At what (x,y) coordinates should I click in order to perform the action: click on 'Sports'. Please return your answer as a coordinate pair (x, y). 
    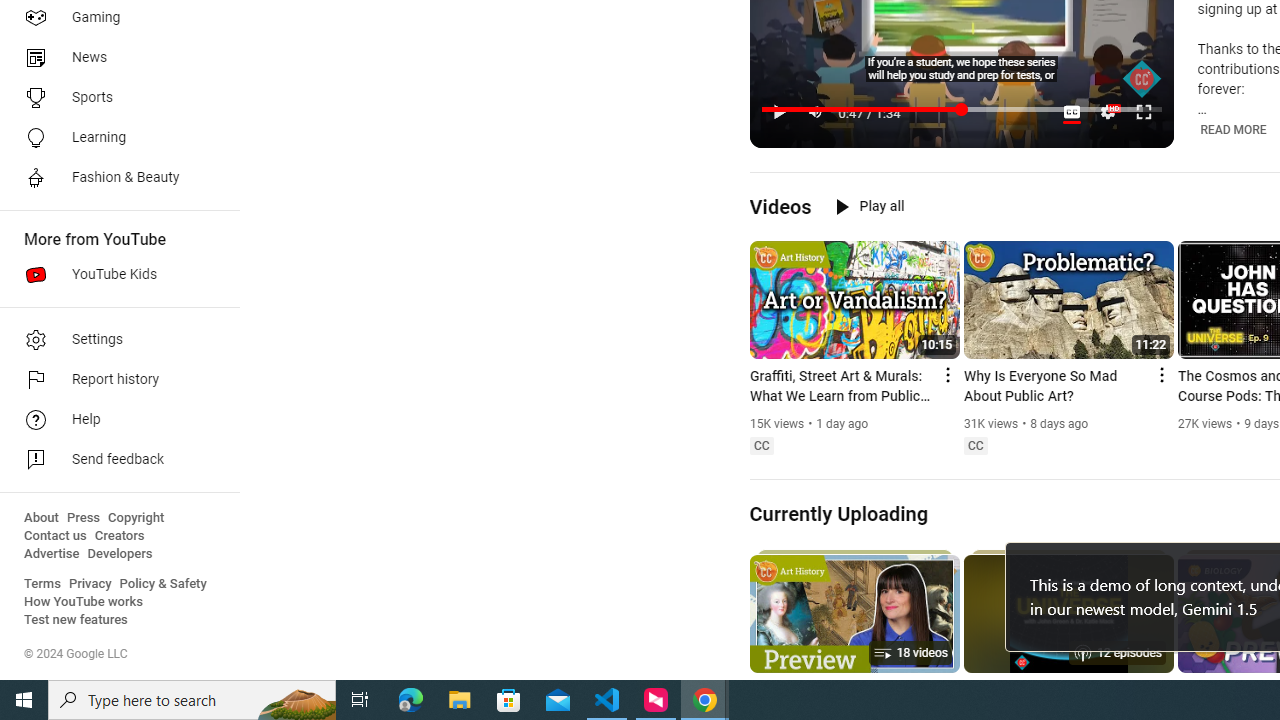
    Looking at the image, I should click on (112, 97).